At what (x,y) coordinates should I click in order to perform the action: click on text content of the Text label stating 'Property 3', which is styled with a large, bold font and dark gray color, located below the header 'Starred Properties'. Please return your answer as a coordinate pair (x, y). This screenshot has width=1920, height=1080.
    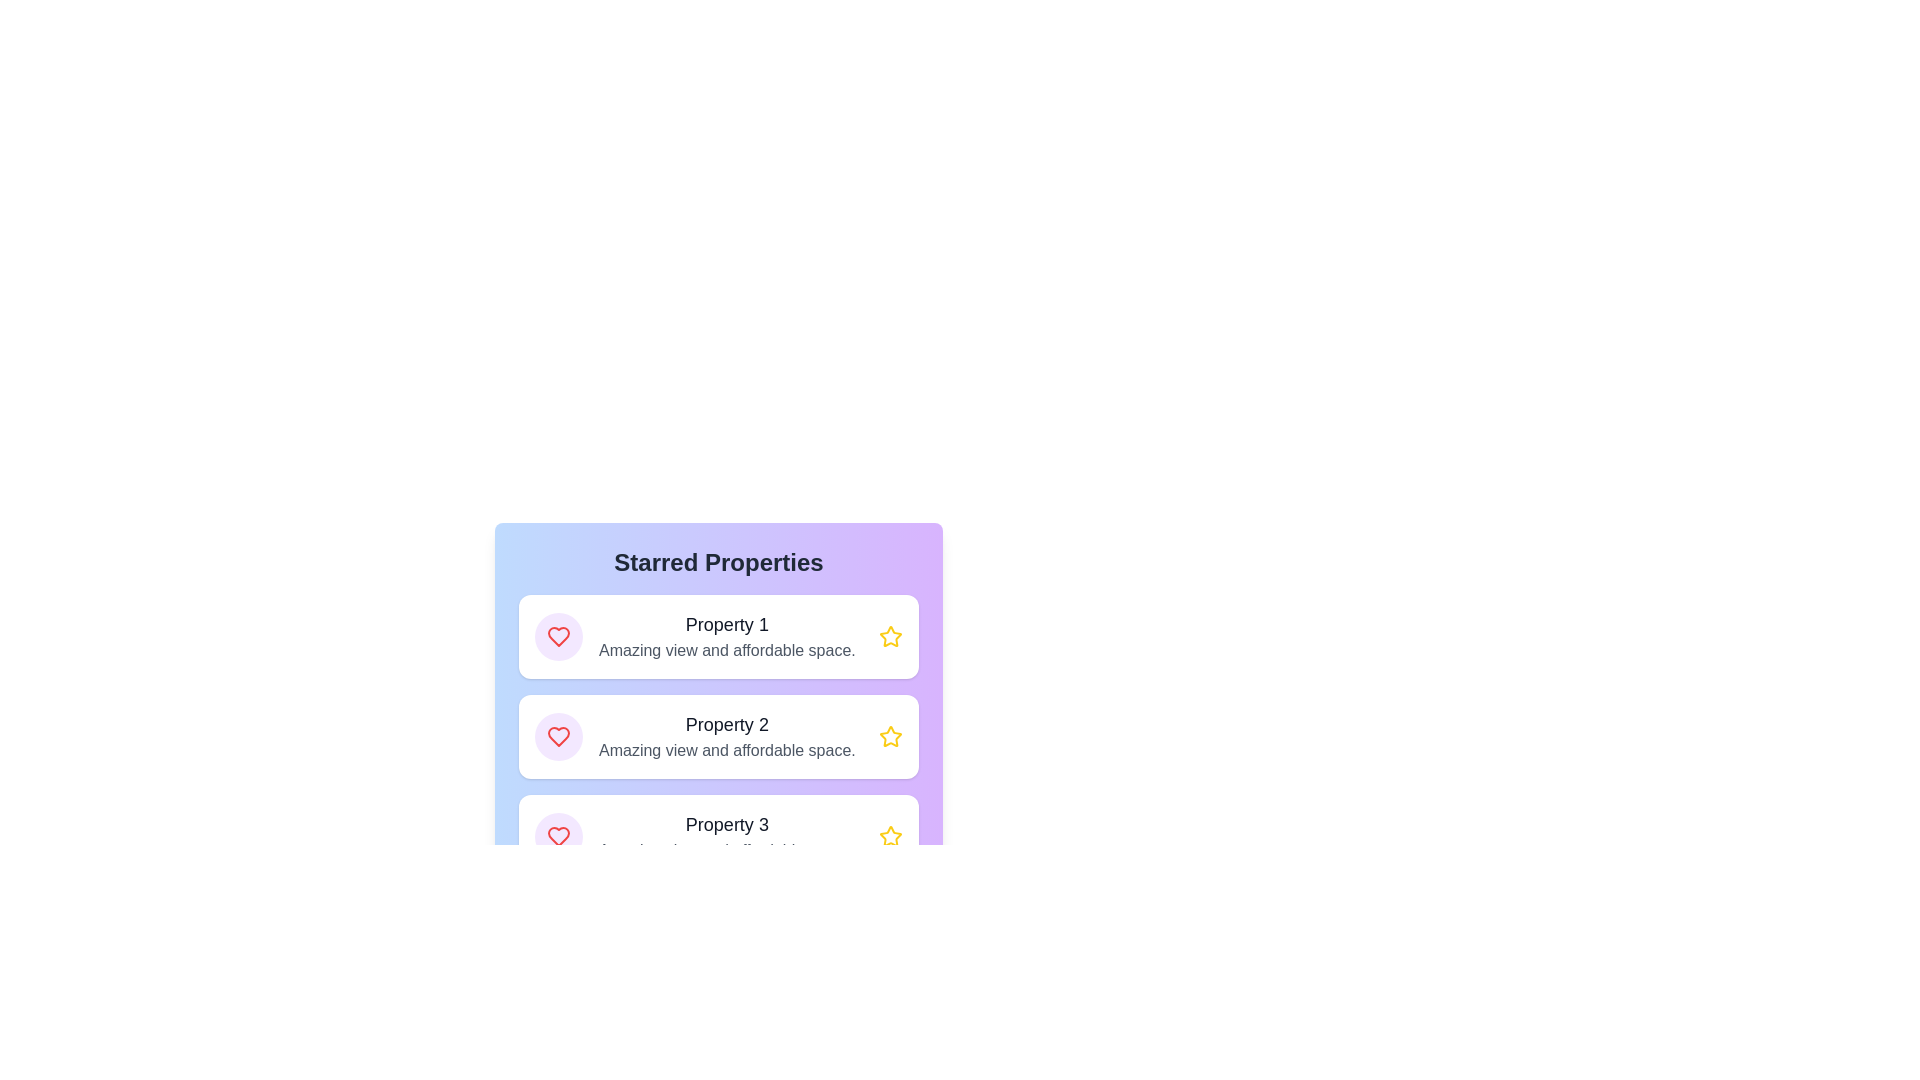
    Looking at the image, I should click on (726, 825).